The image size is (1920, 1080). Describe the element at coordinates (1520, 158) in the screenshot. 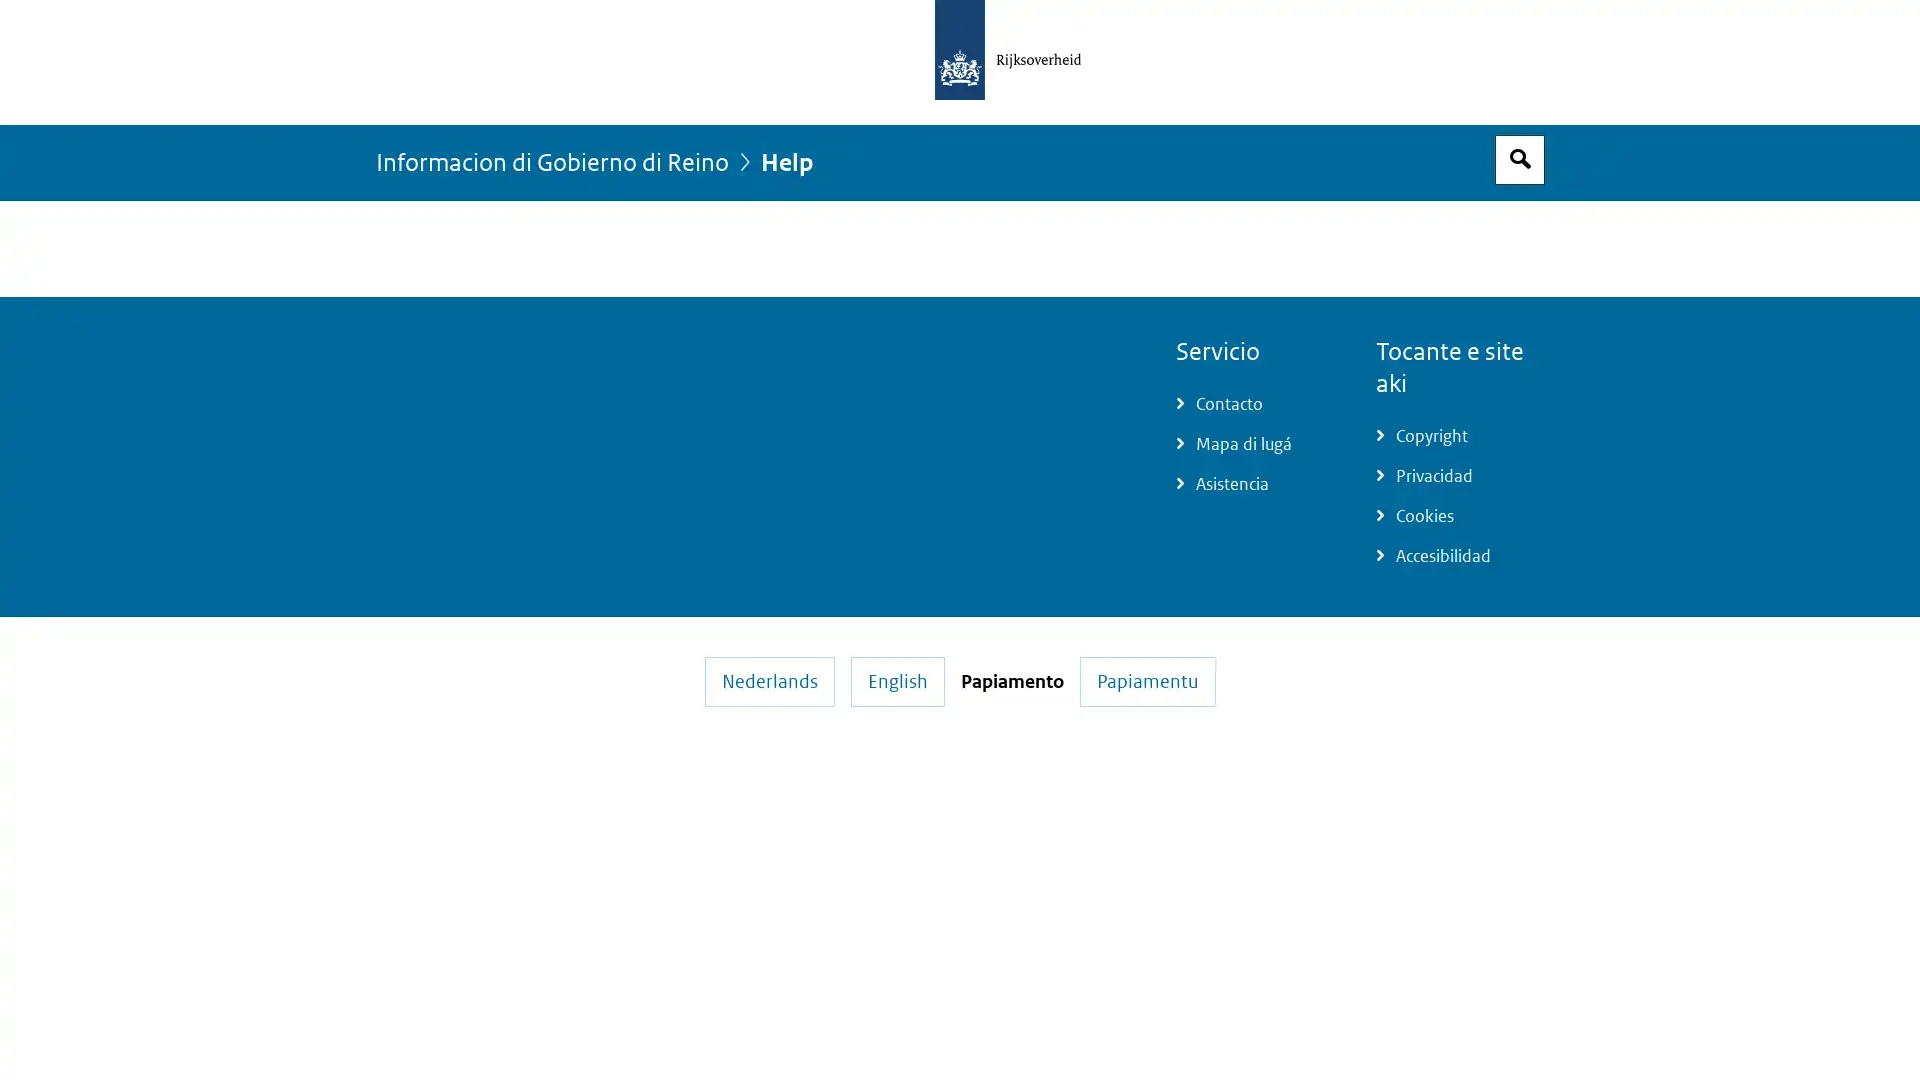

I see `Espacio pa busca habri` at that location.